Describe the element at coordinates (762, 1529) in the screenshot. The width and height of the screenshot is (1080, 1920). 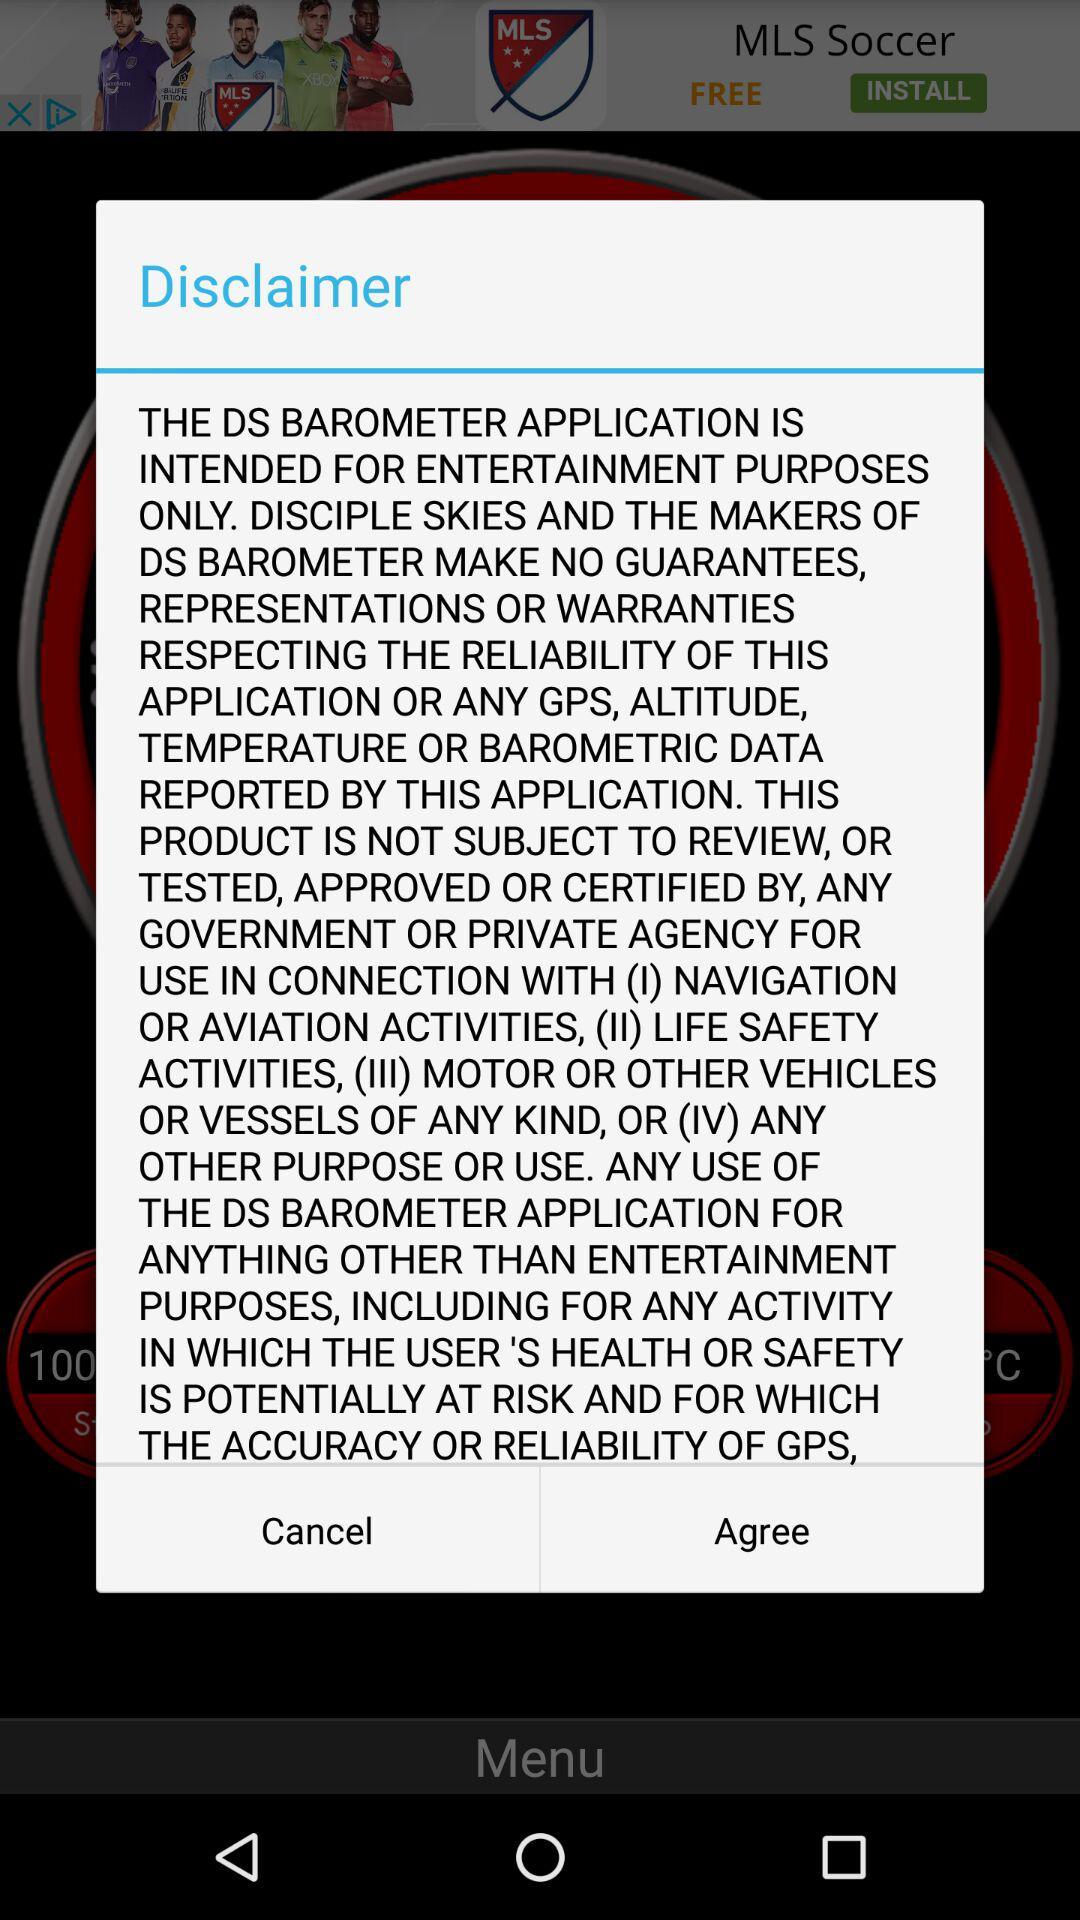
I see `the item at the bottom right corner` at that location.